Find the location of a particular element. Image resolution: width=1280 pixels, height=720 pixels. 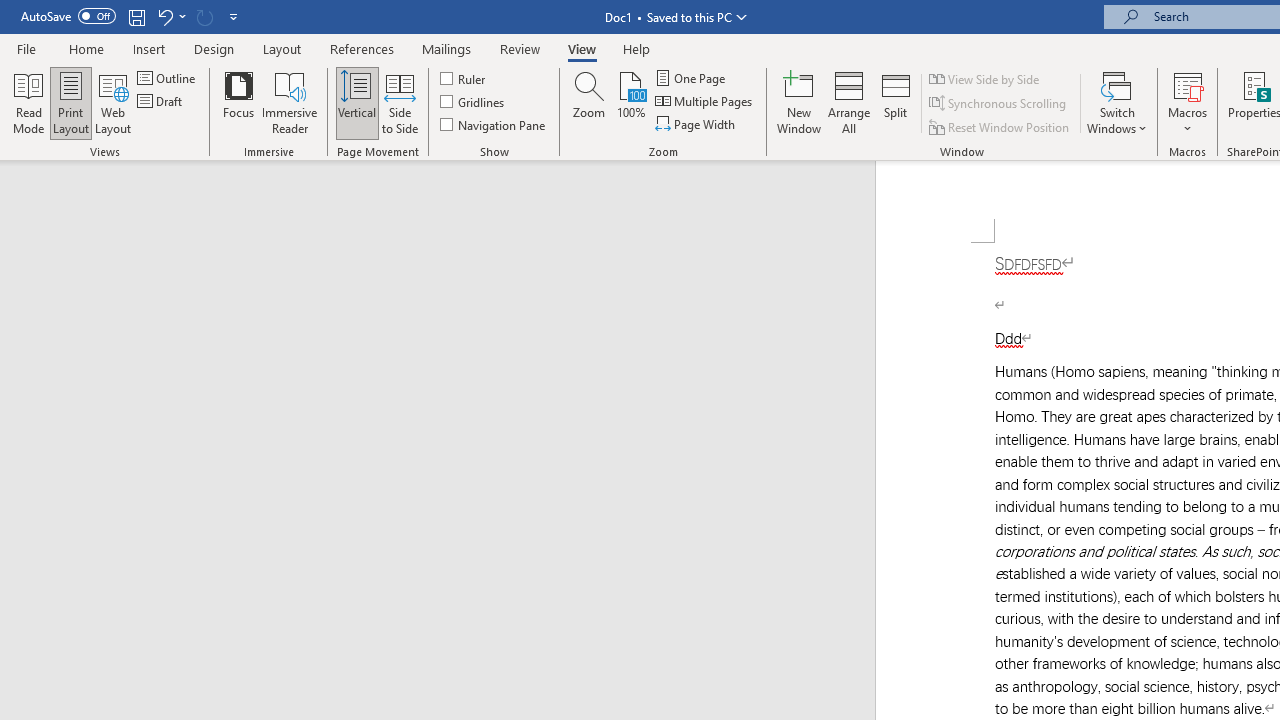

'Page Width' is located at coordinates (696, 124).